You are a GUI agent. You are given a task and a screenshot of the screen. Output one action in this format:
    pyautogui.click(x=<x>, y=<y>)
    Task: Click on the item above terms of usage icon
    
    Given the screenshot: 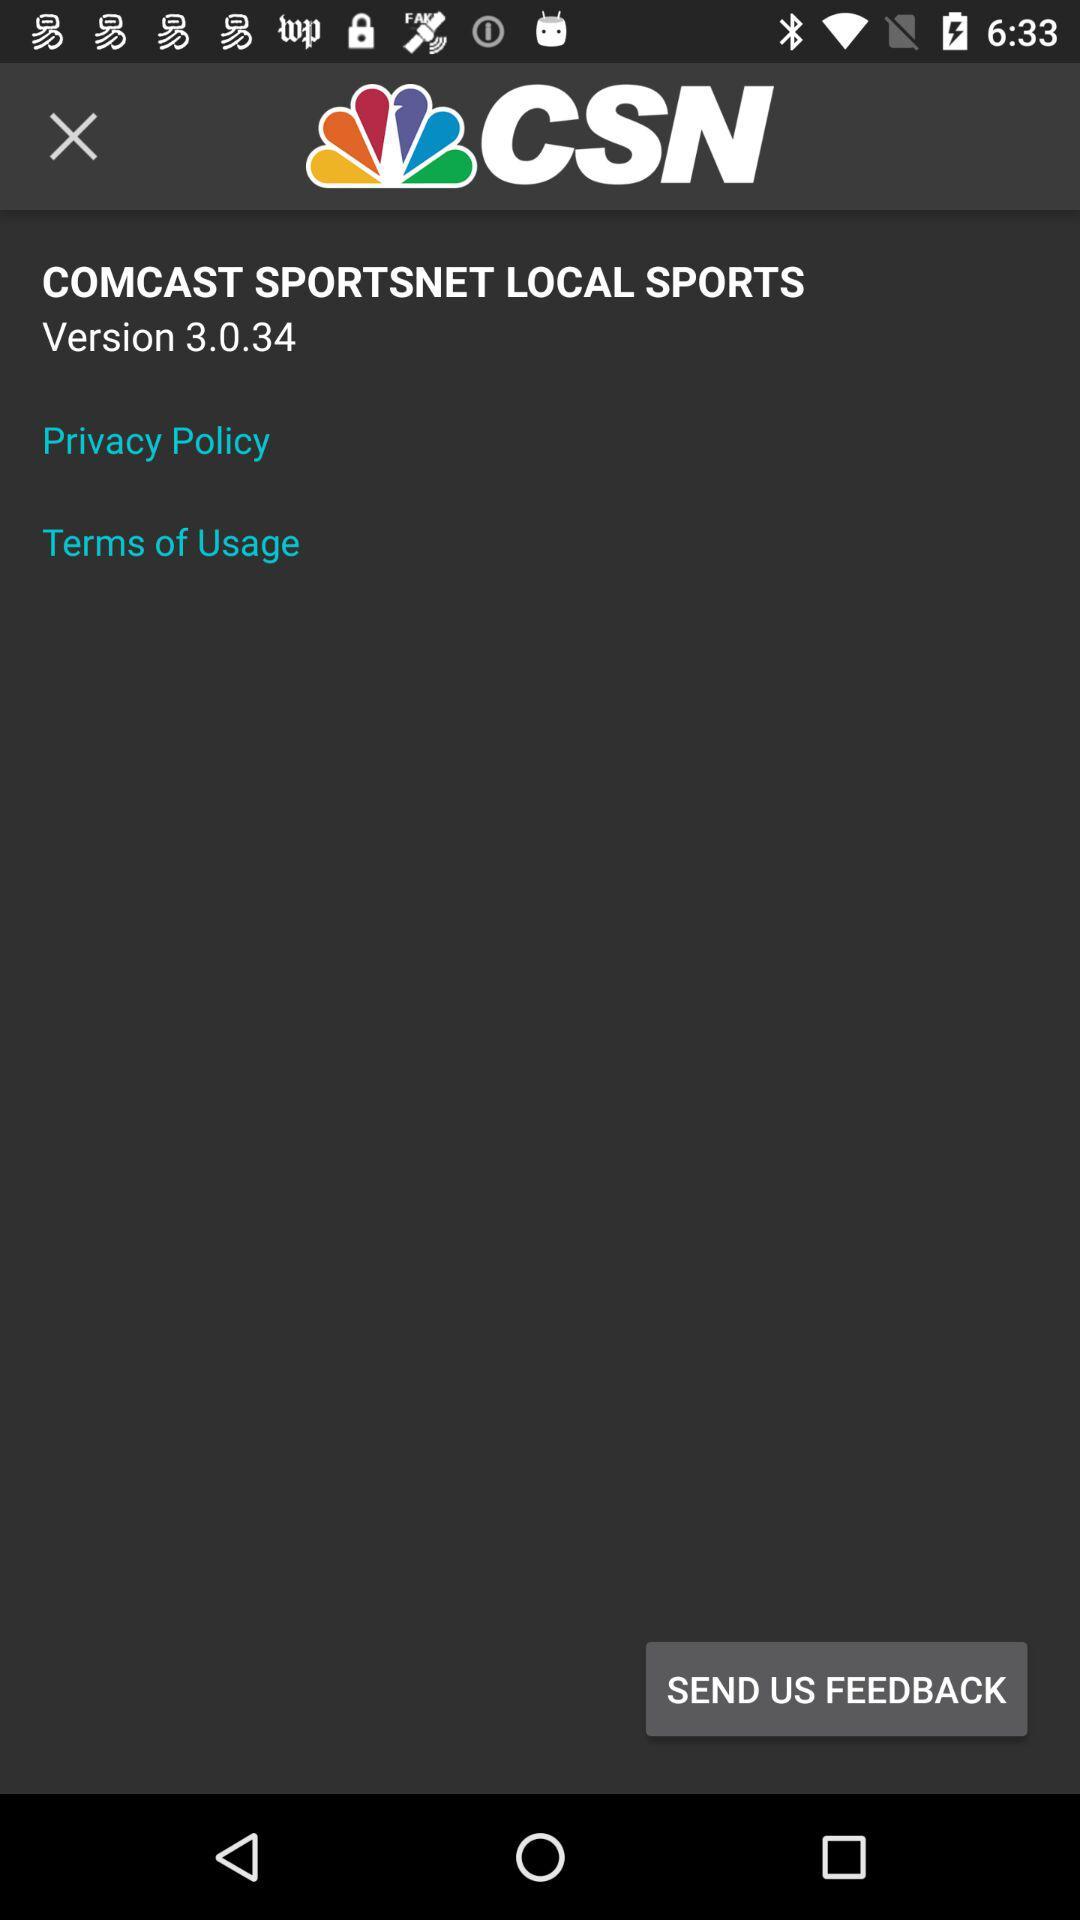 What is the action you would take?
    pyautogui.click(x=168, y=438)
    